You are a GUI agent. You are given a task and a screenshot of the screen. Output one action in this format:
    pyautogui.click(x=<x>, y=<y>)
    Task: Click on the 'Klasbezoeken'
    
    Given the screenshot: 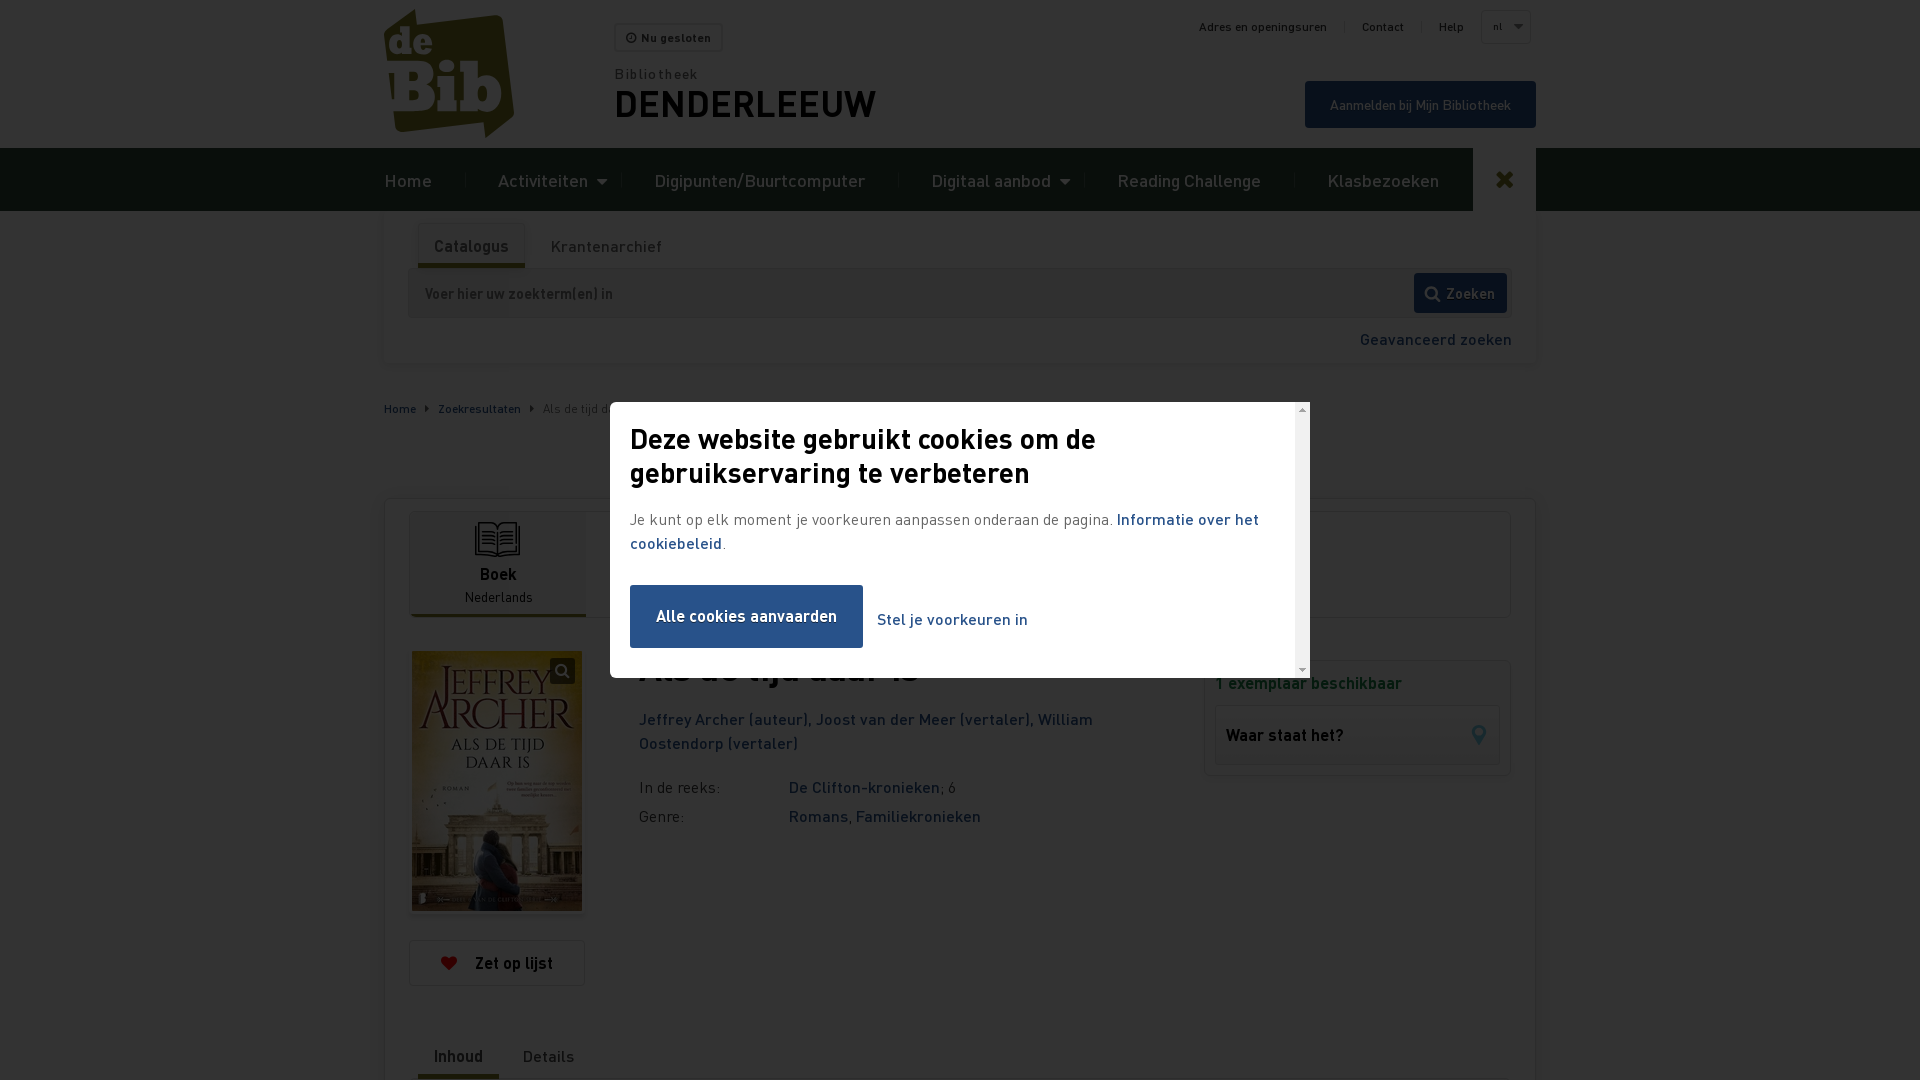 What is the action you would take?
    pyautogui.click(x=1381, y=178)
    